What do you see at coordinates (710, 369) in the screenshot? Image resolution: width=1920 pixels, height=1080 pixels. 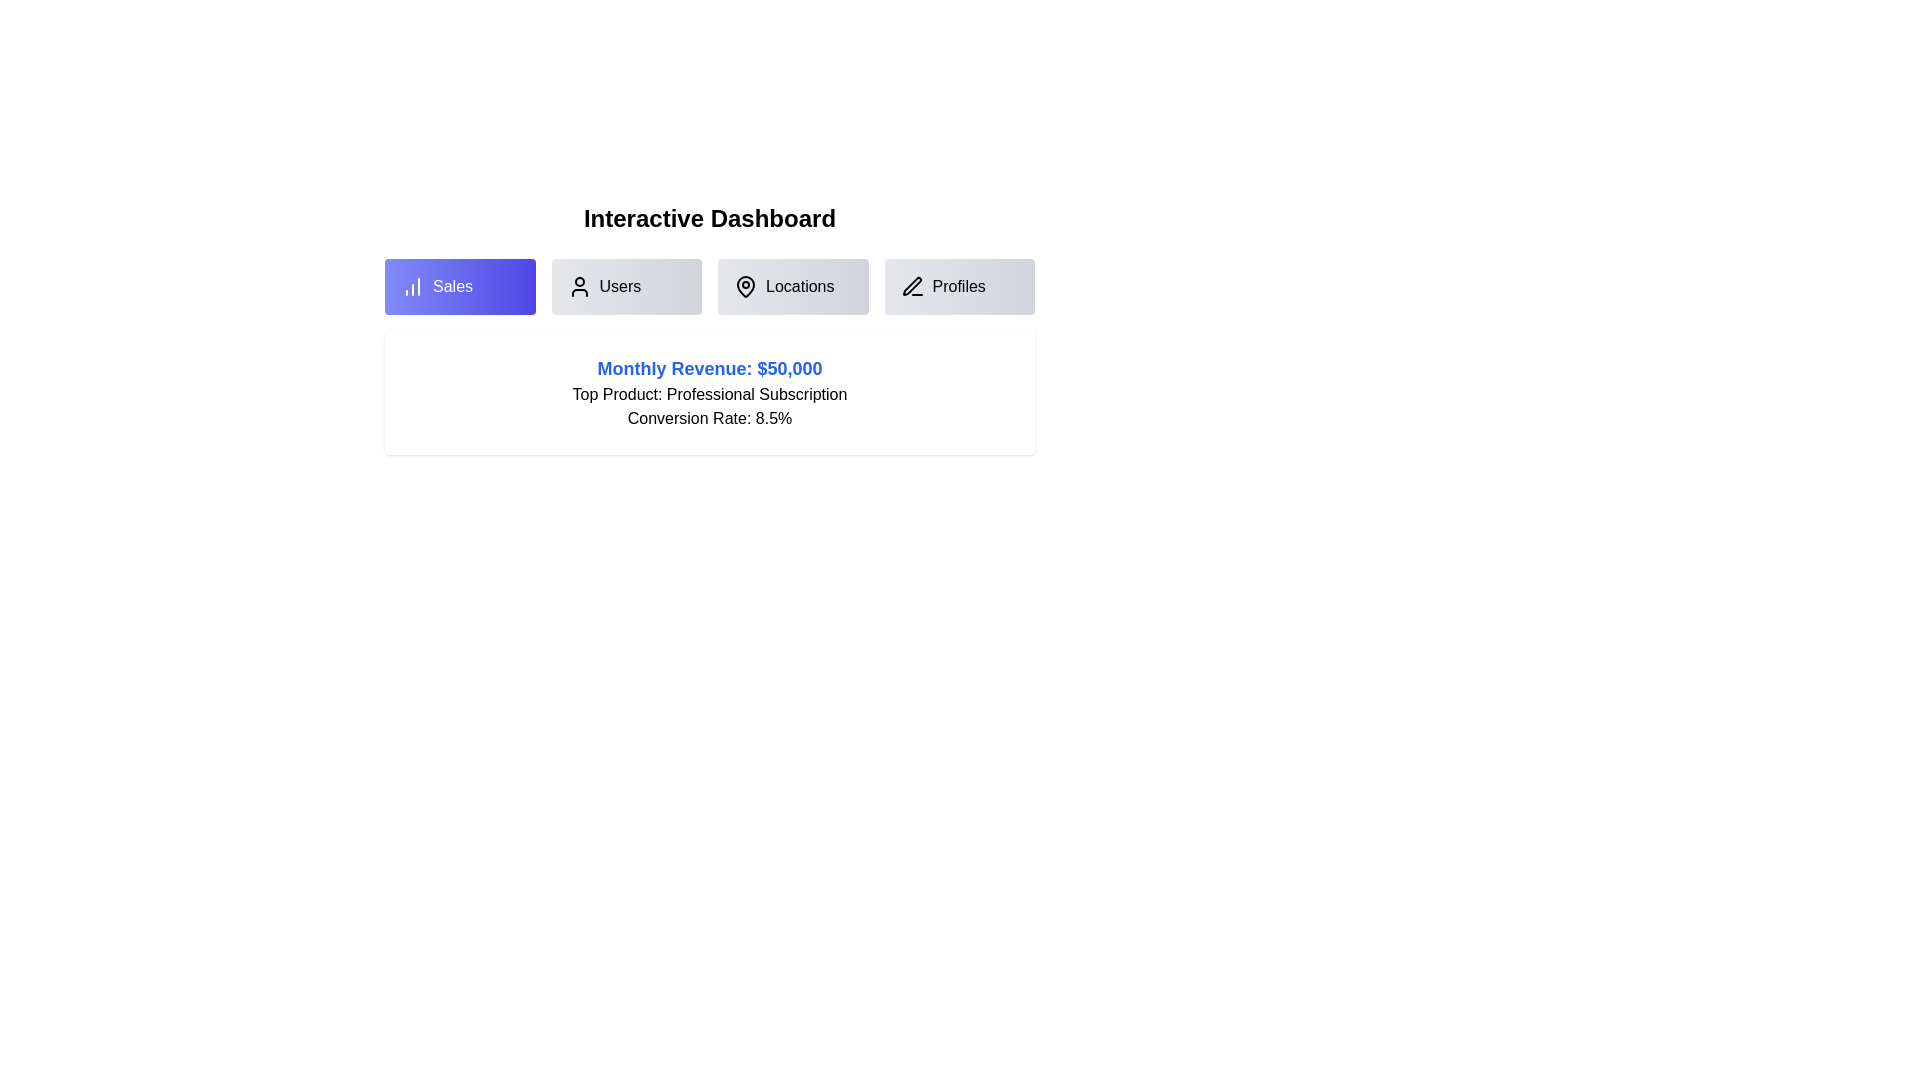 I see `current monthly revenue displayed in the text label, which is prominently positioned as the first line above 'Top Product: Professional Subscription' and 'Conversion Rate: 8.5%'` at bounding box center [710, 369].